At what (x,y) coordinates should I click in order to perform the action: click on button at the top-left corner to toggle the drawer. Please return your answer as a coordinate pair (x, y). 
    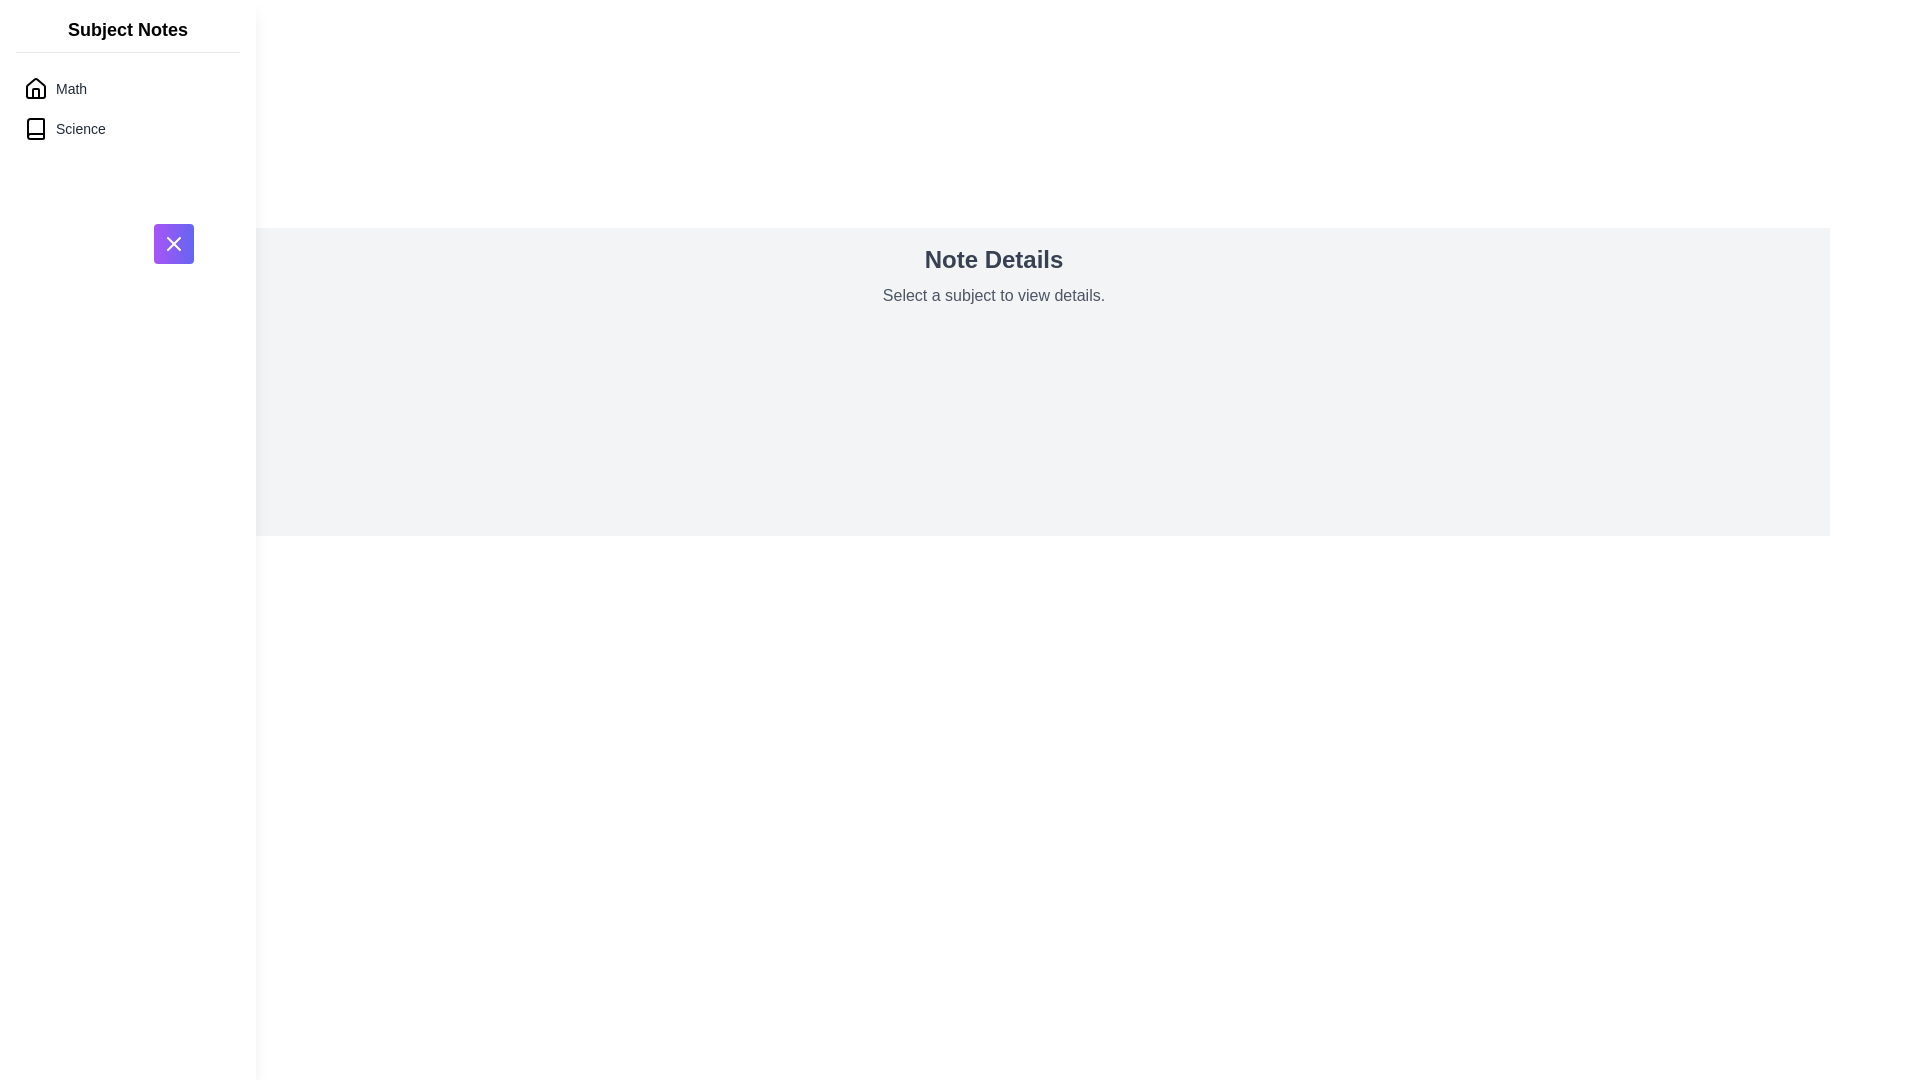
    Looking at the image, I should click on (173, 242).